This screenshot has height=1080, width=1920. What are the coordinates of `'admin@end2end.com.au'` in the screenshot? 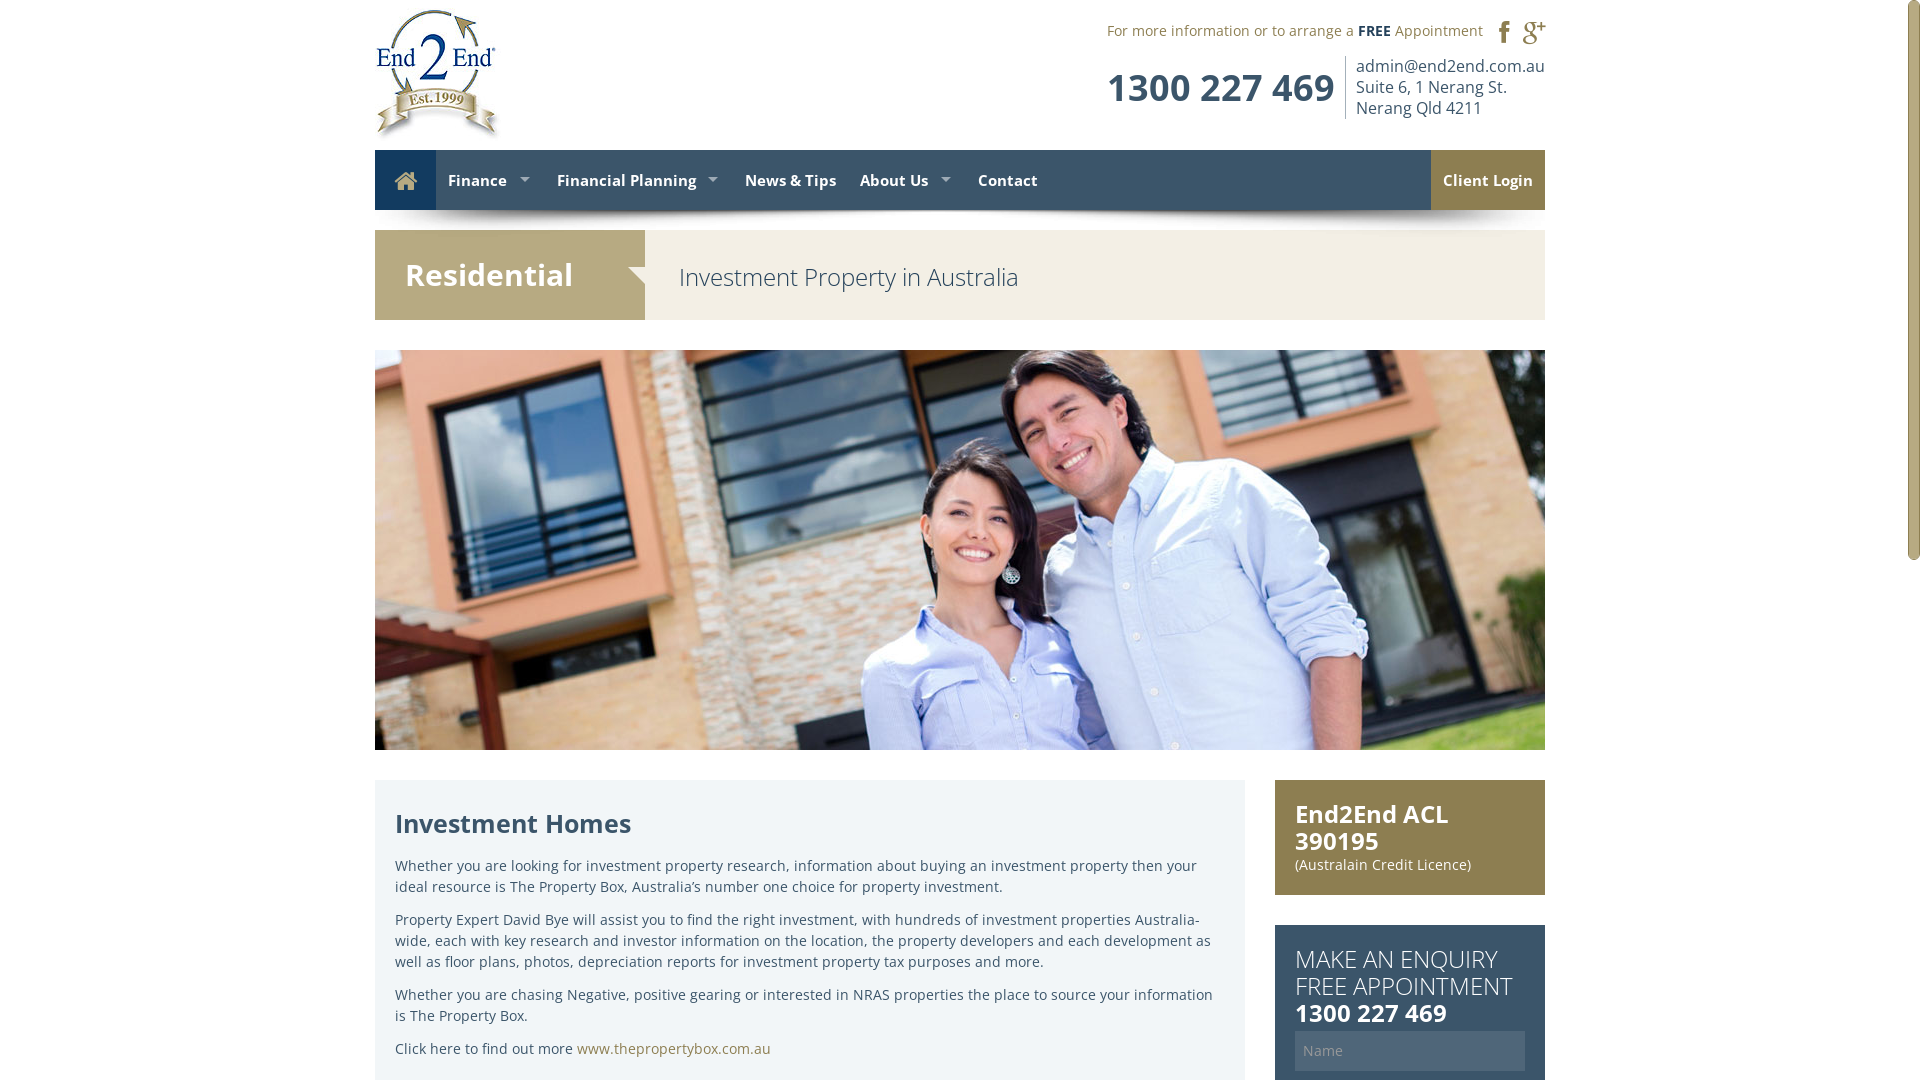 It's located at (1450, 64).